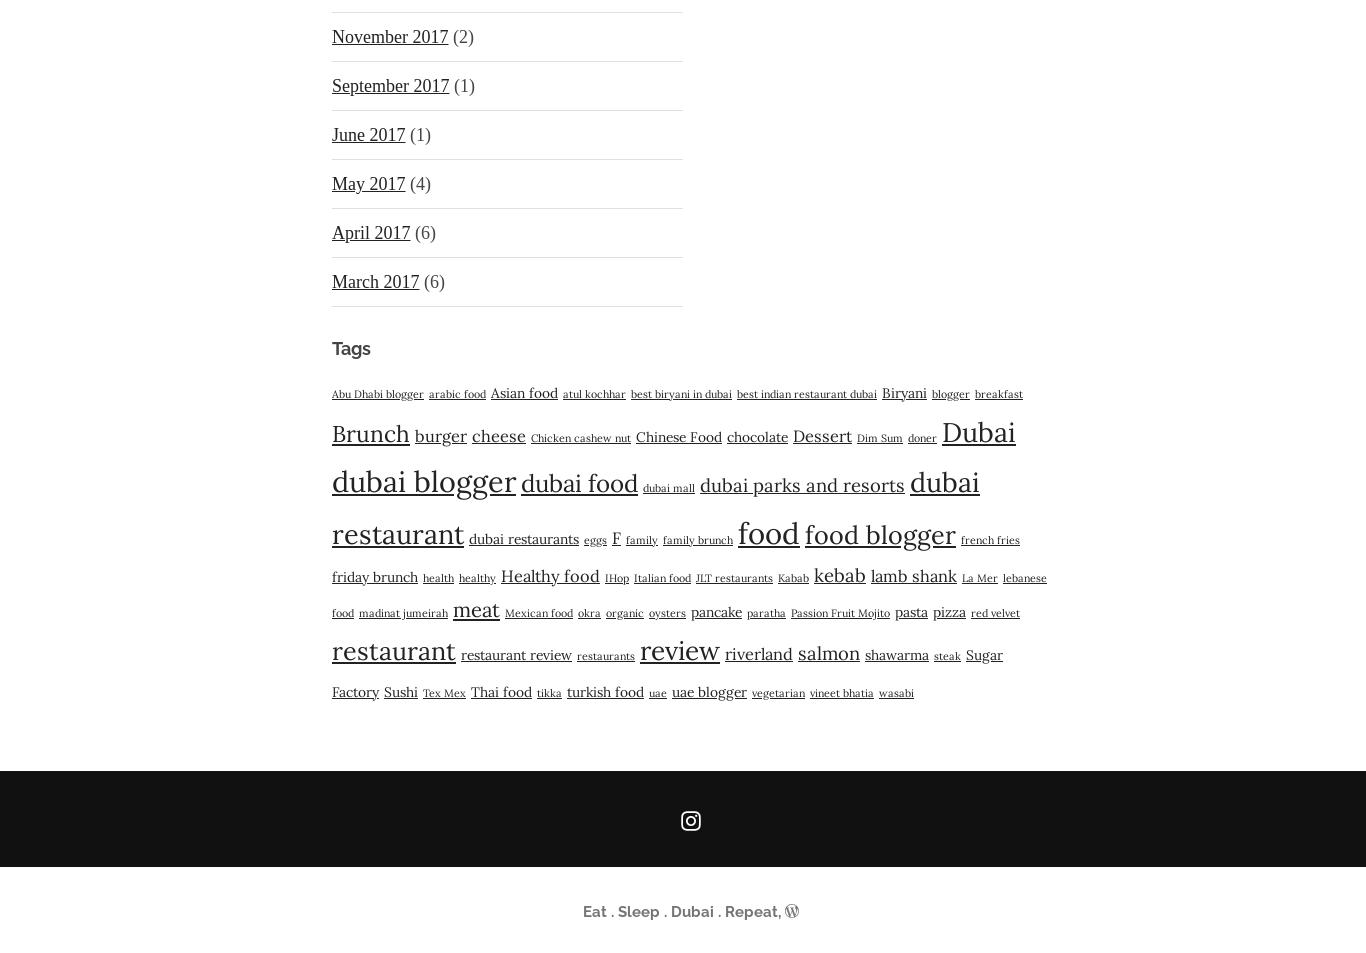 The image size is (1366, 953). What do you see at coordinates (769, 533) in the screenshot?
I see `'food'` at bounding box center [769, 533].